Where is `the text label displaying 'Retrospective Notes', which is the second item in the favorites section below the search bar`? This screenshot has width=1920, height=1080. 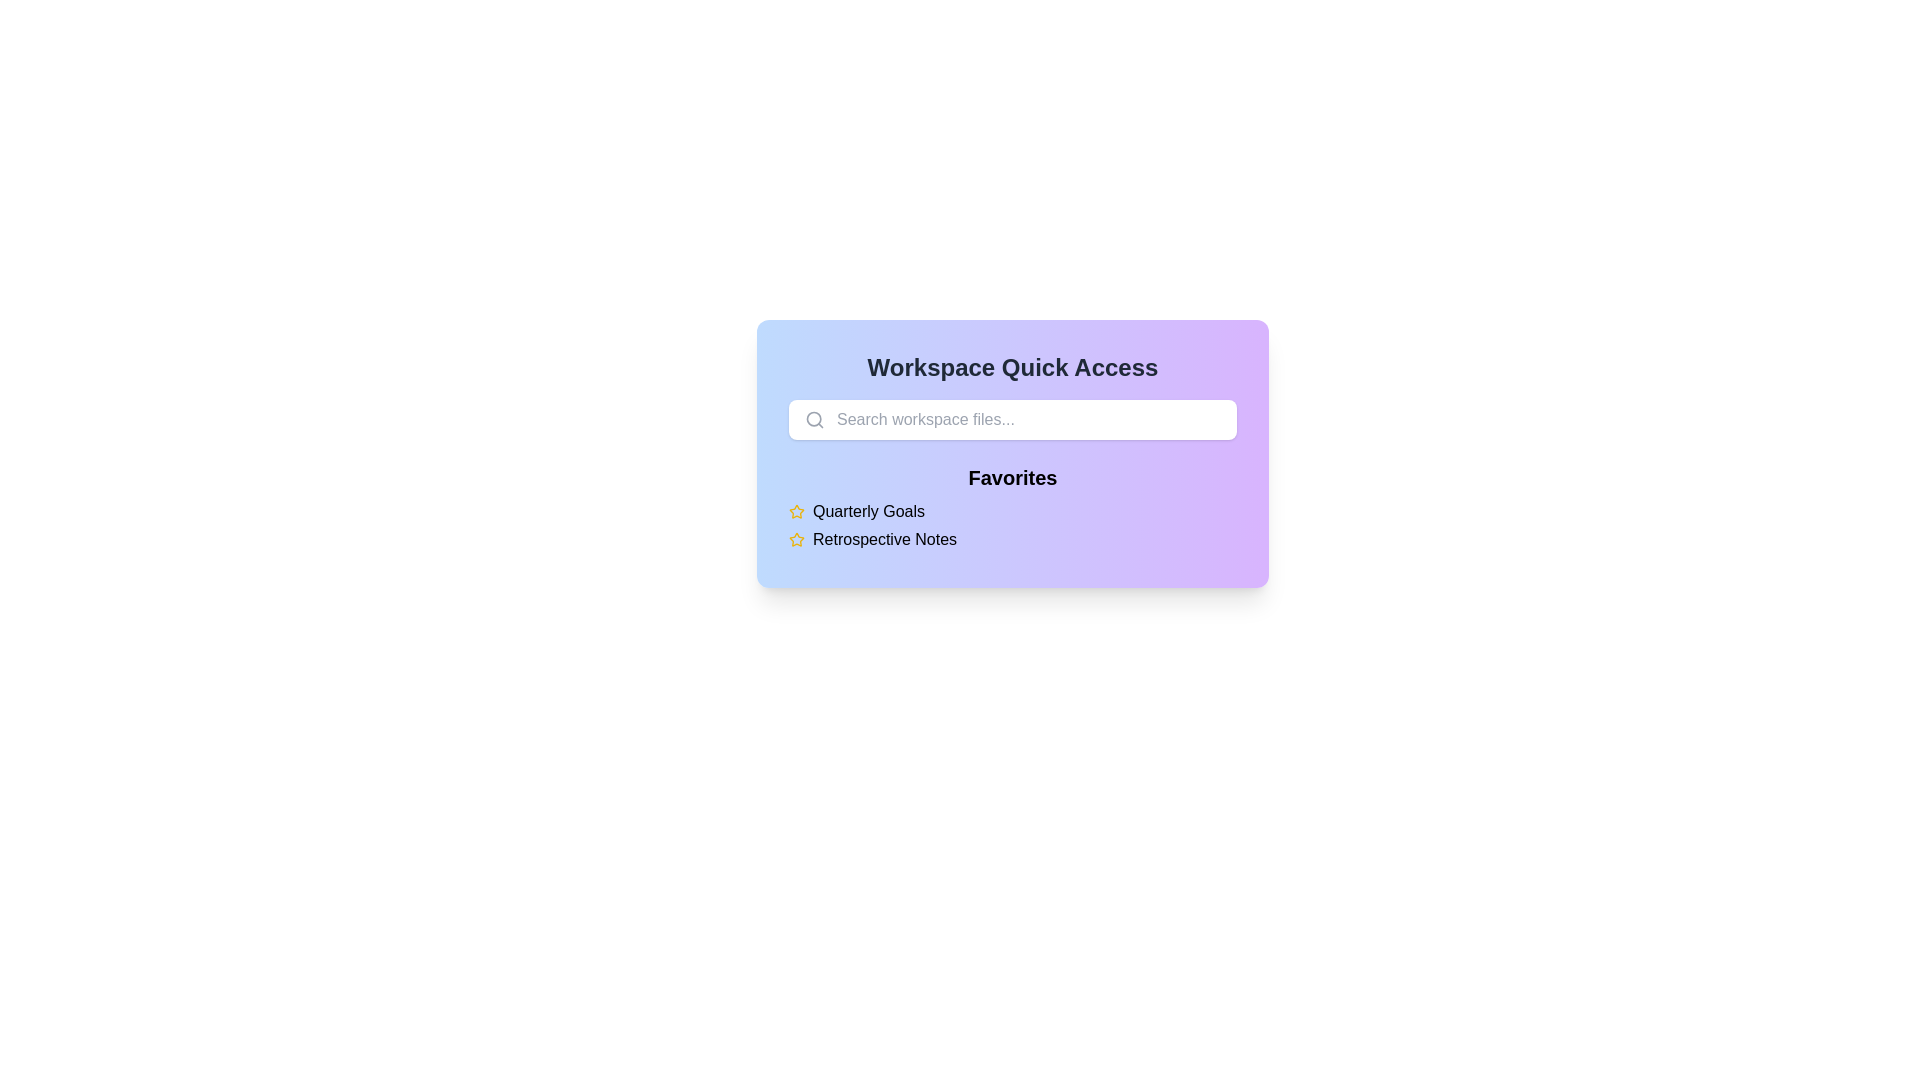
the text label displaying 'Retrospective Notes', which is the second item in the favorites section below the search bar is located at coordinates (884, 540).